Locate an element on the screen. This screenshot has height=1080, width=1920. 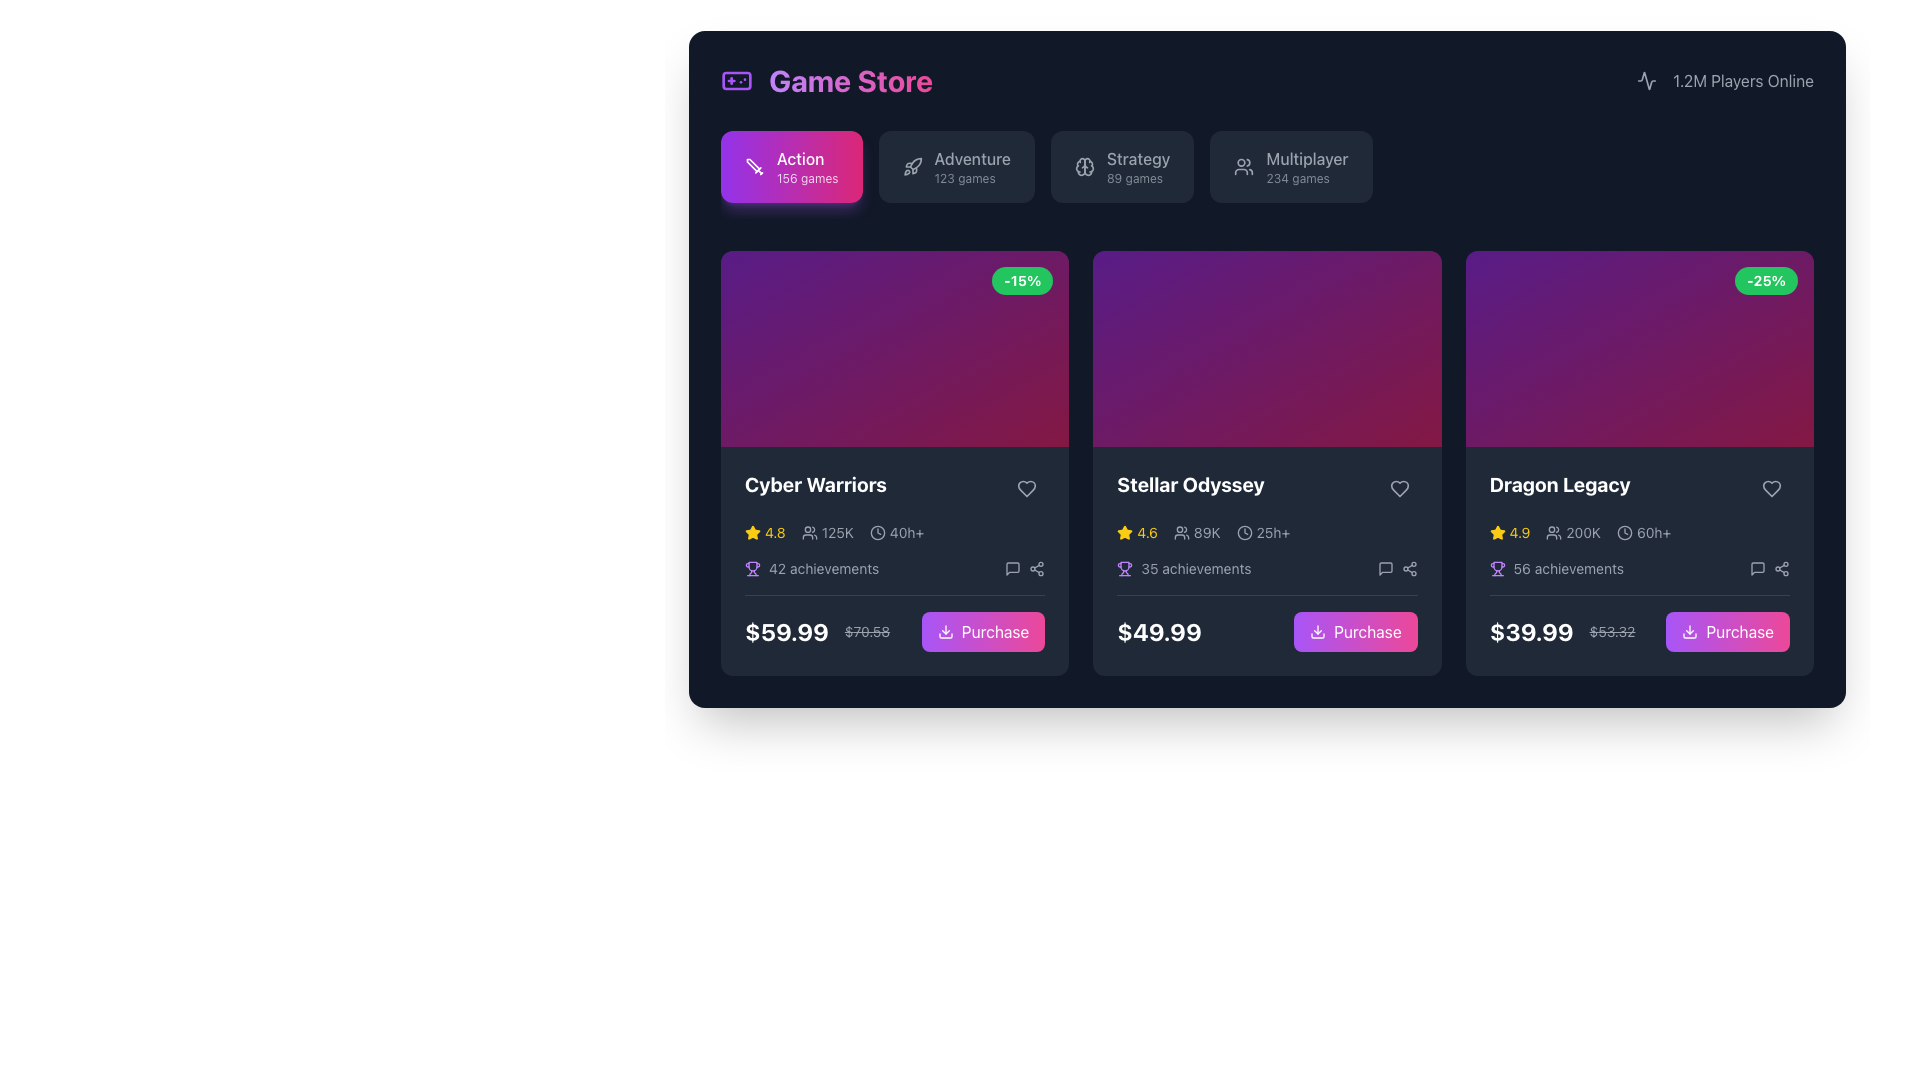
the bold text label 'Strategy' which is the title section of the third button in a horizontal list of category buttons, positioned between 'Adventure' and 'Multiplayer' is located at coordinates (1138, 157).